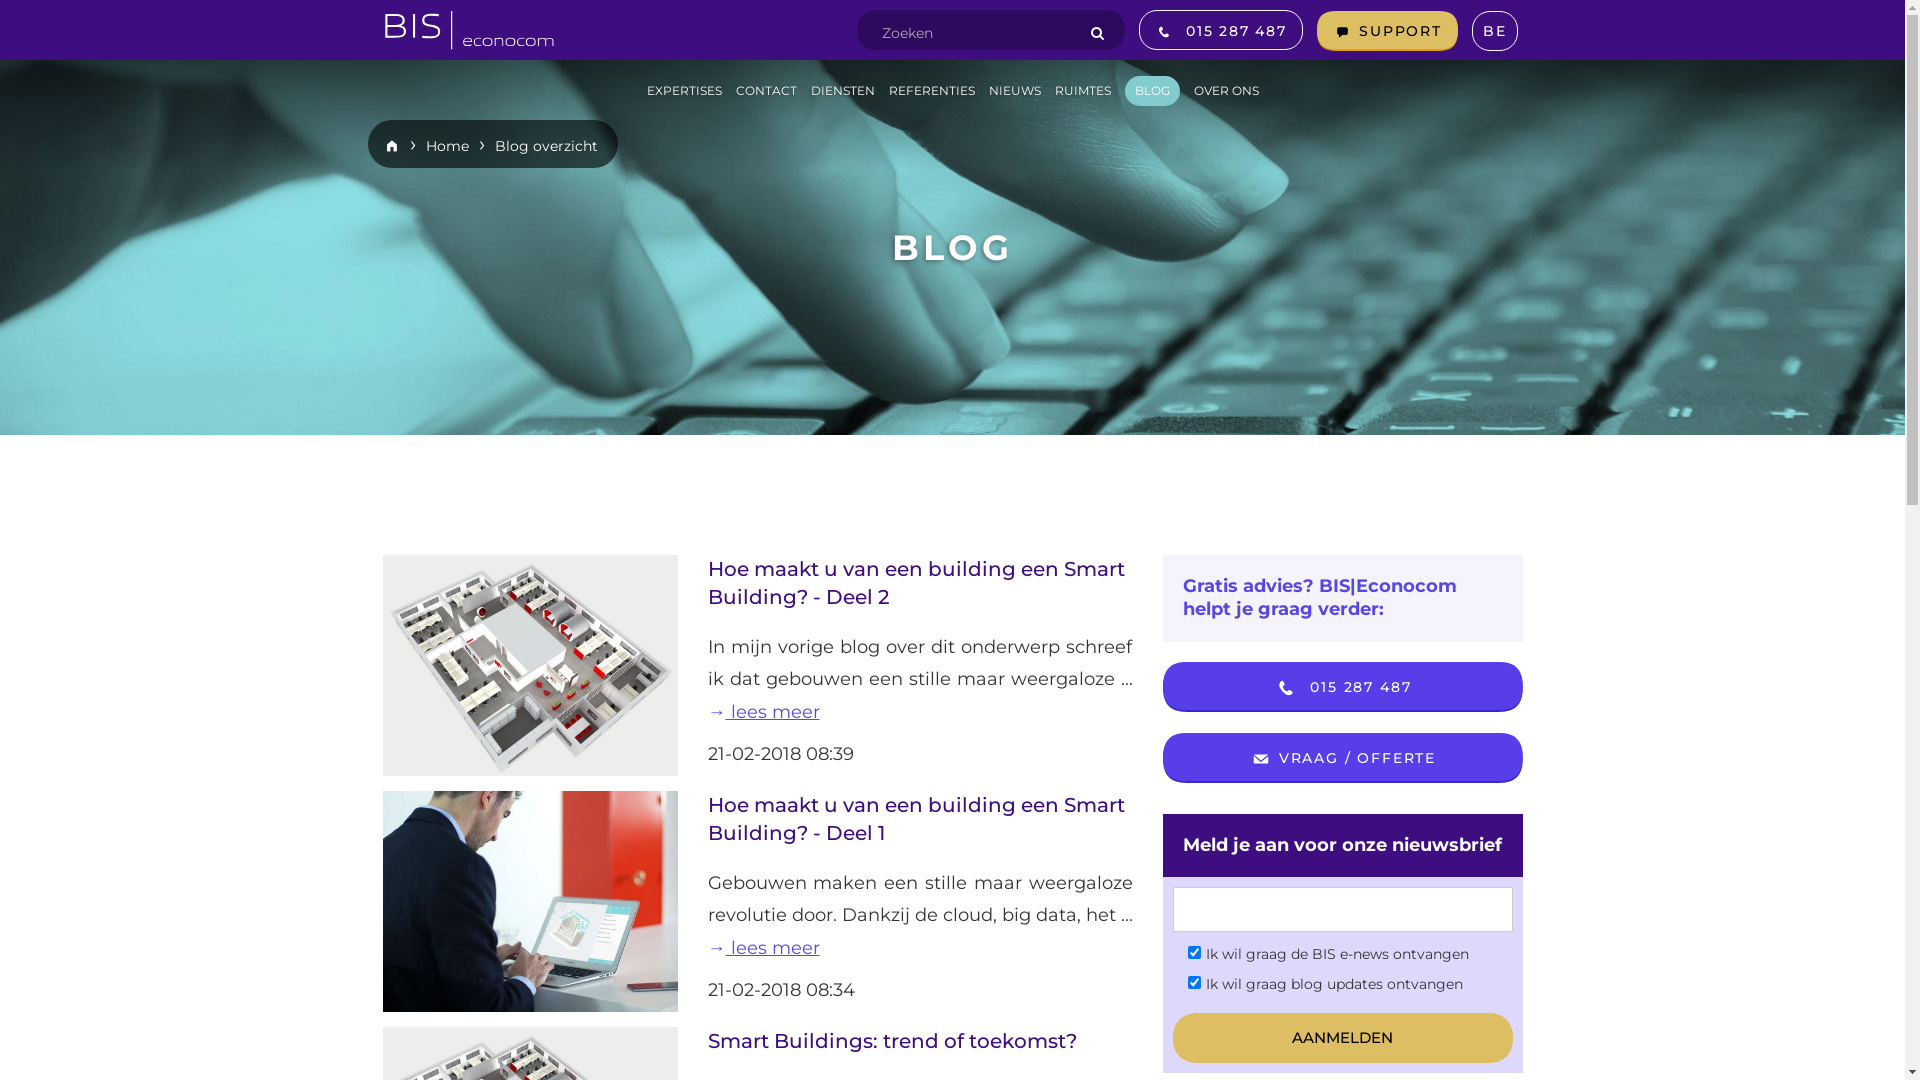 The image size is (1920, 1080). I want to click on 'NIEUWS', so click(1013, 91).